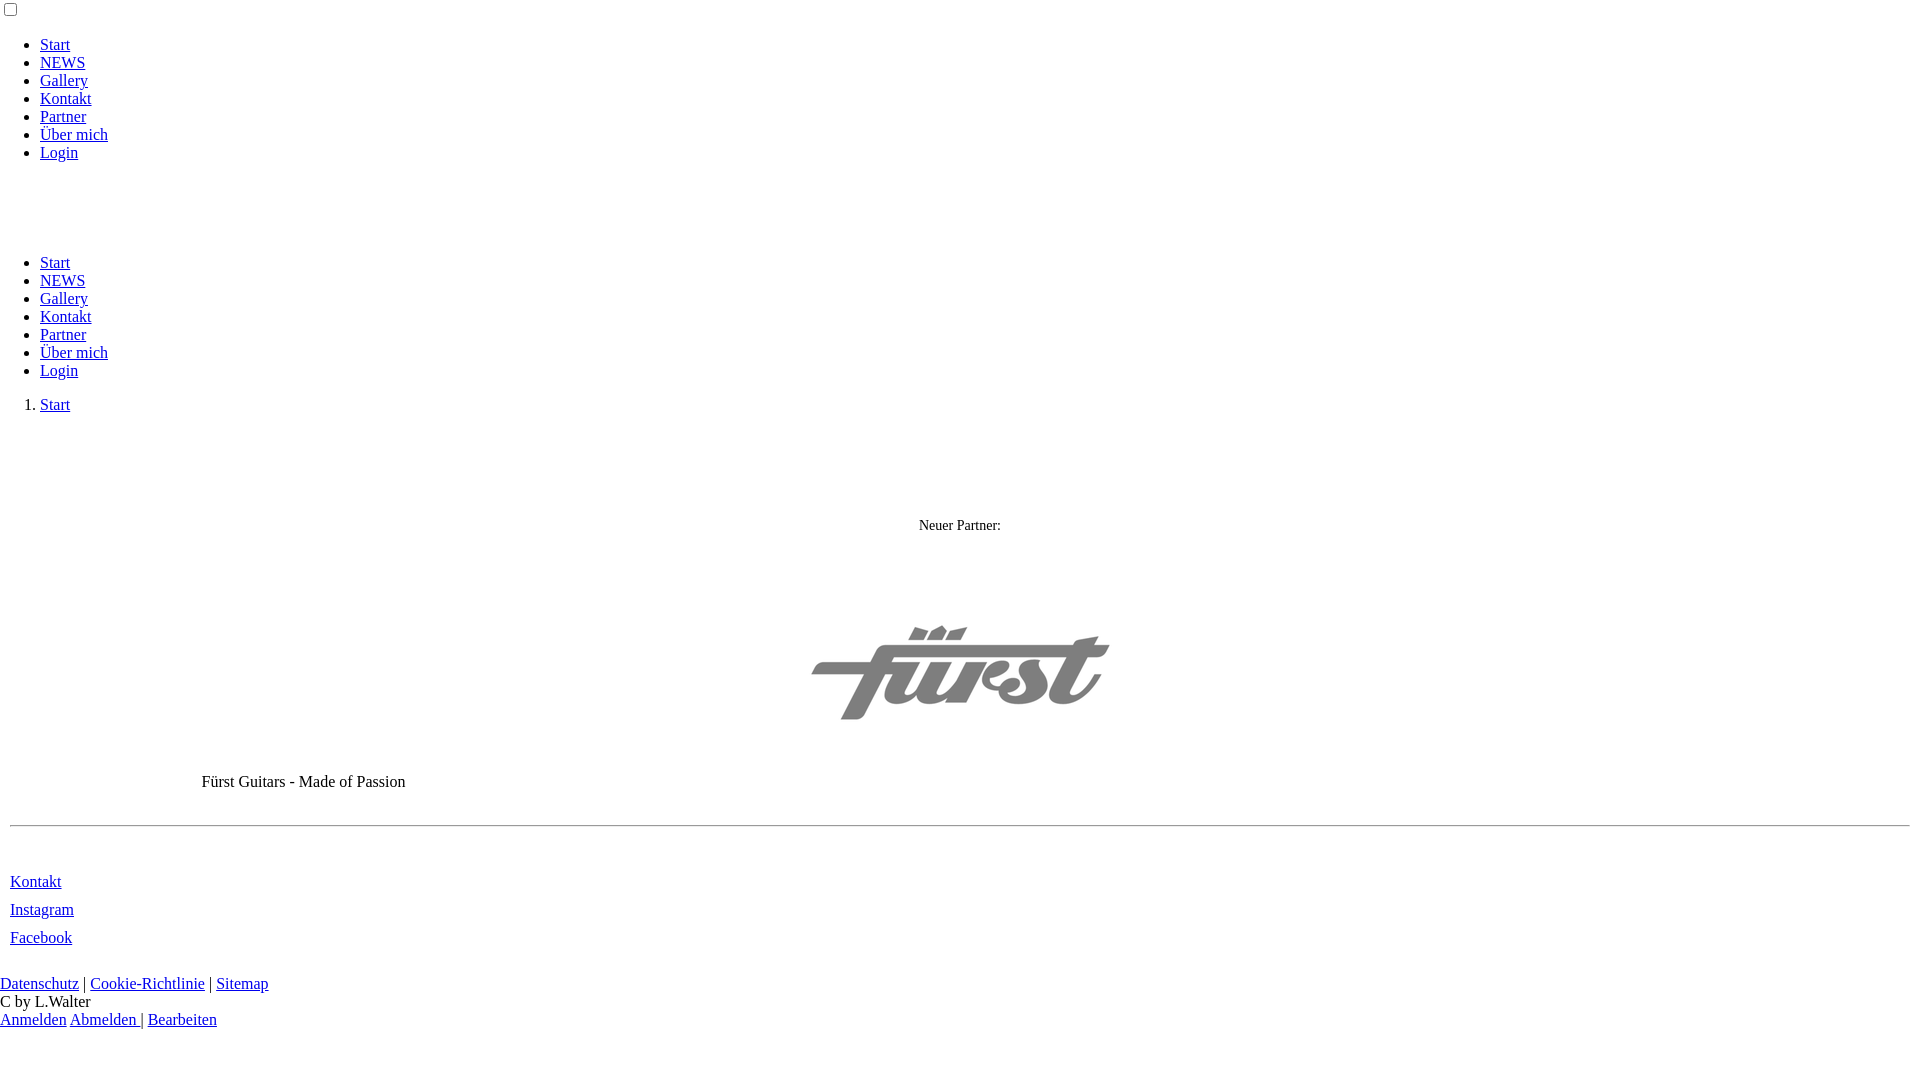 This screenshot has width=1920, height=1080. I want to click on 'Start', so click(54, 44).